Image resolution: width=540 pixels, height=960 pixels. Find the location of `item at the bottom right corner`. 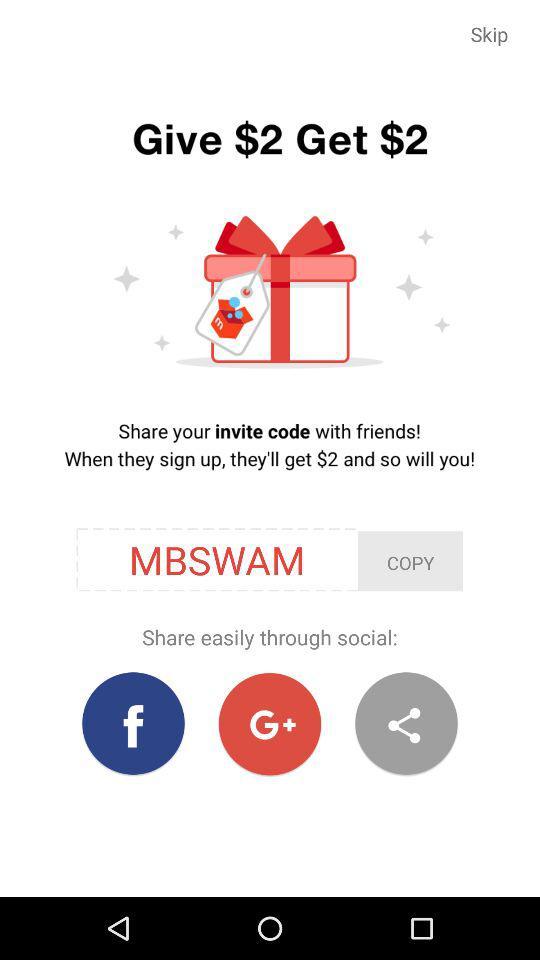

item at the bottom right corner is located at coordinates (405, 723).